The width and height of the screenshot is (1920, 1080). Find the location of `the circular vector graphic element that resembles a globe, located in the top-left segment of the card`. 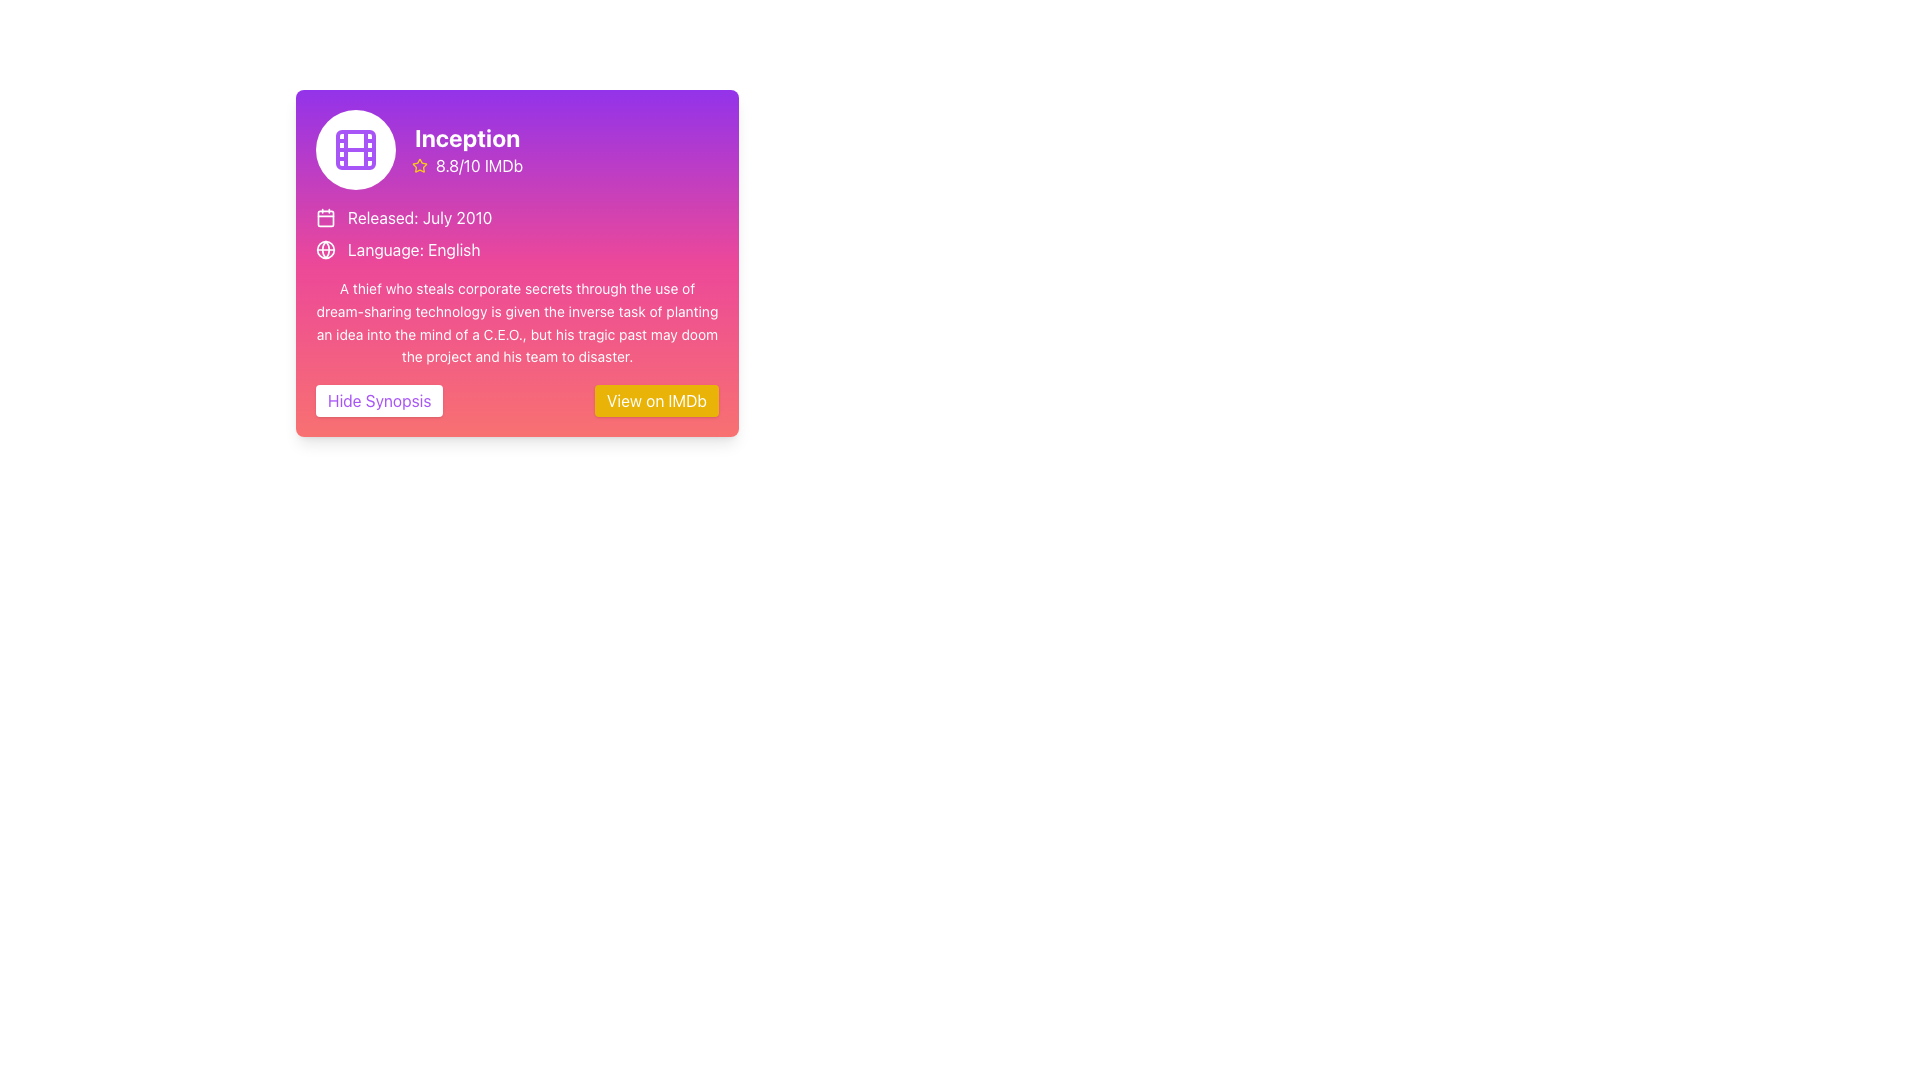

the circular vector graphic element that resembles a globe, located in the top-left segment of the card is located at coordinates (326, 249).